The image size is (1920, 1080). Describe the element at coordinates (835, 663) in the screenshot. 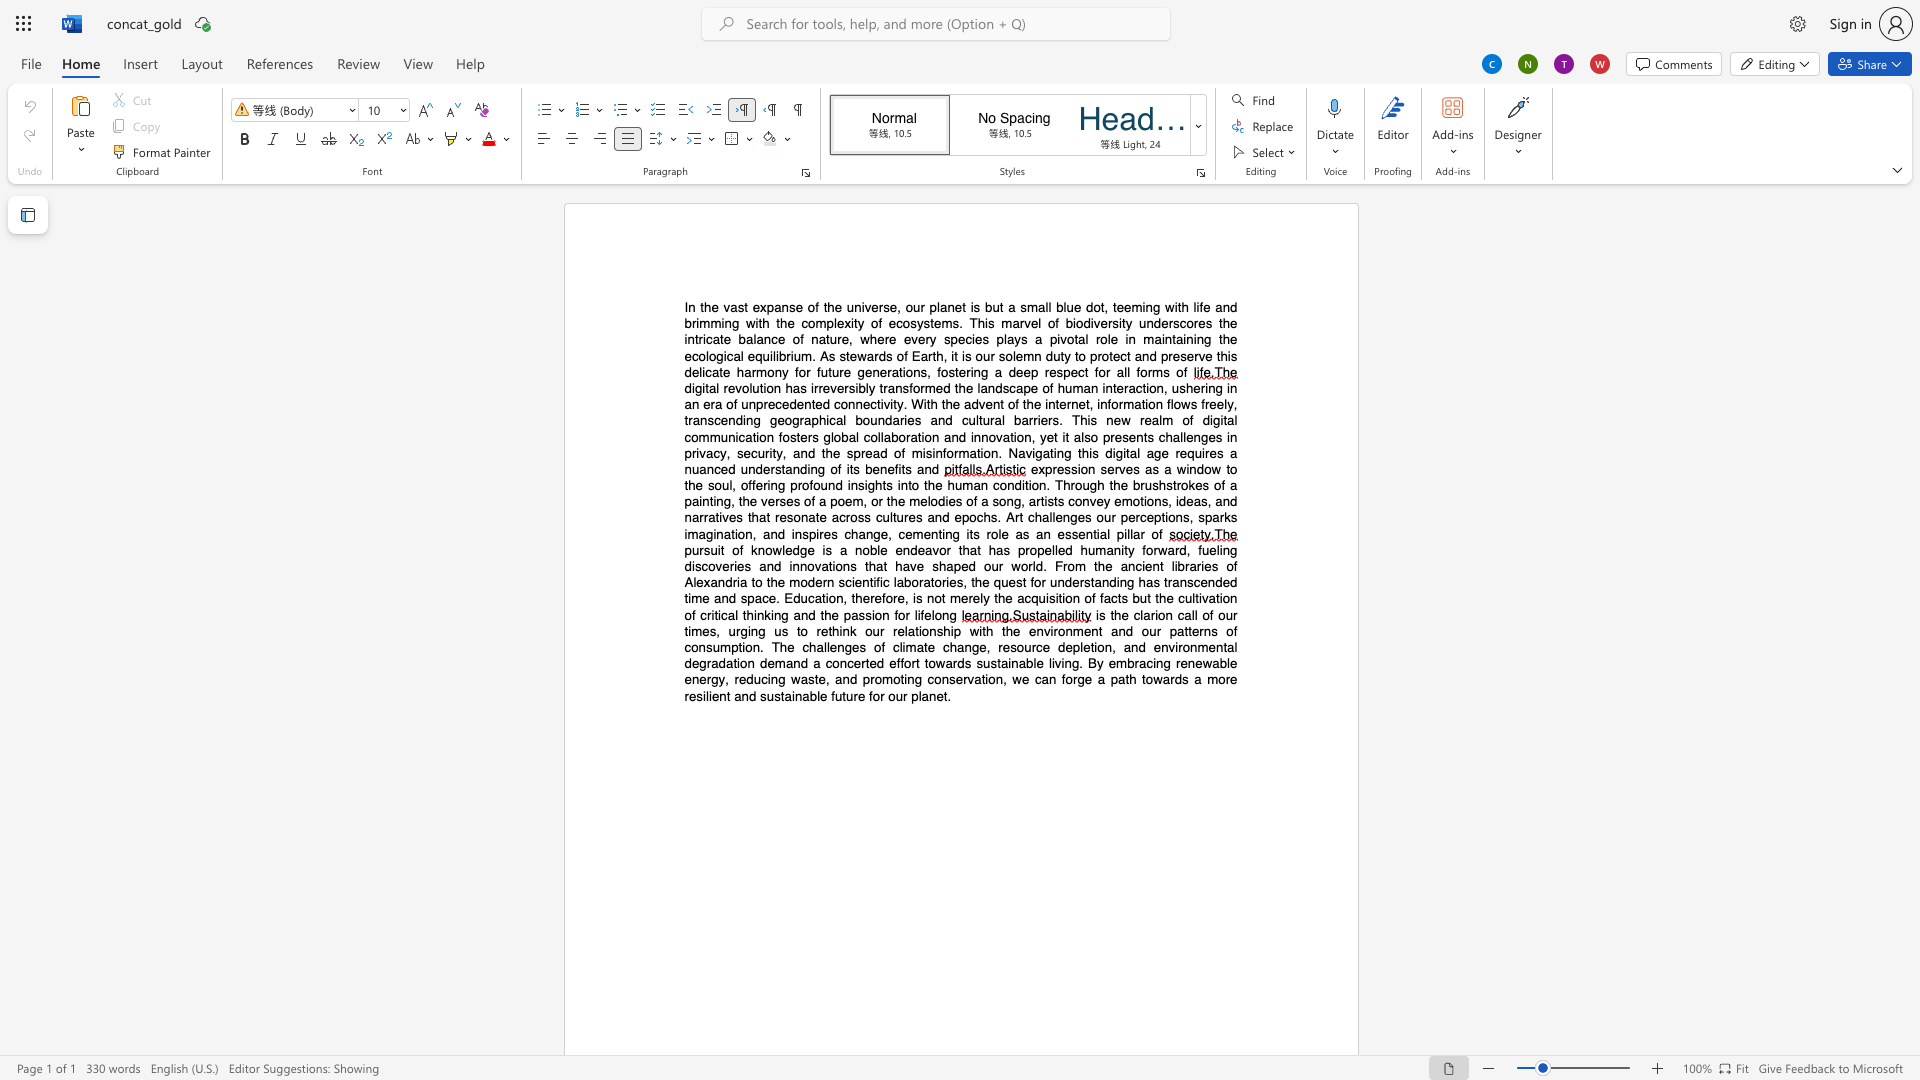

I see `the 17th character "o" in the text` at that location.